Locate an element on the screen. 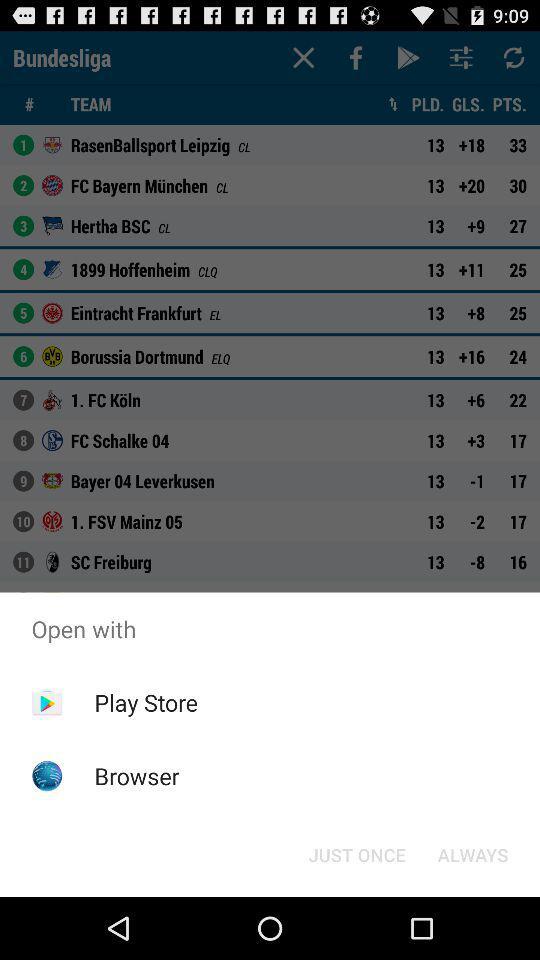 Image resolution: width=540 pixels, height=960 pixels. the item below open with app is located at coordinates (145, 702).